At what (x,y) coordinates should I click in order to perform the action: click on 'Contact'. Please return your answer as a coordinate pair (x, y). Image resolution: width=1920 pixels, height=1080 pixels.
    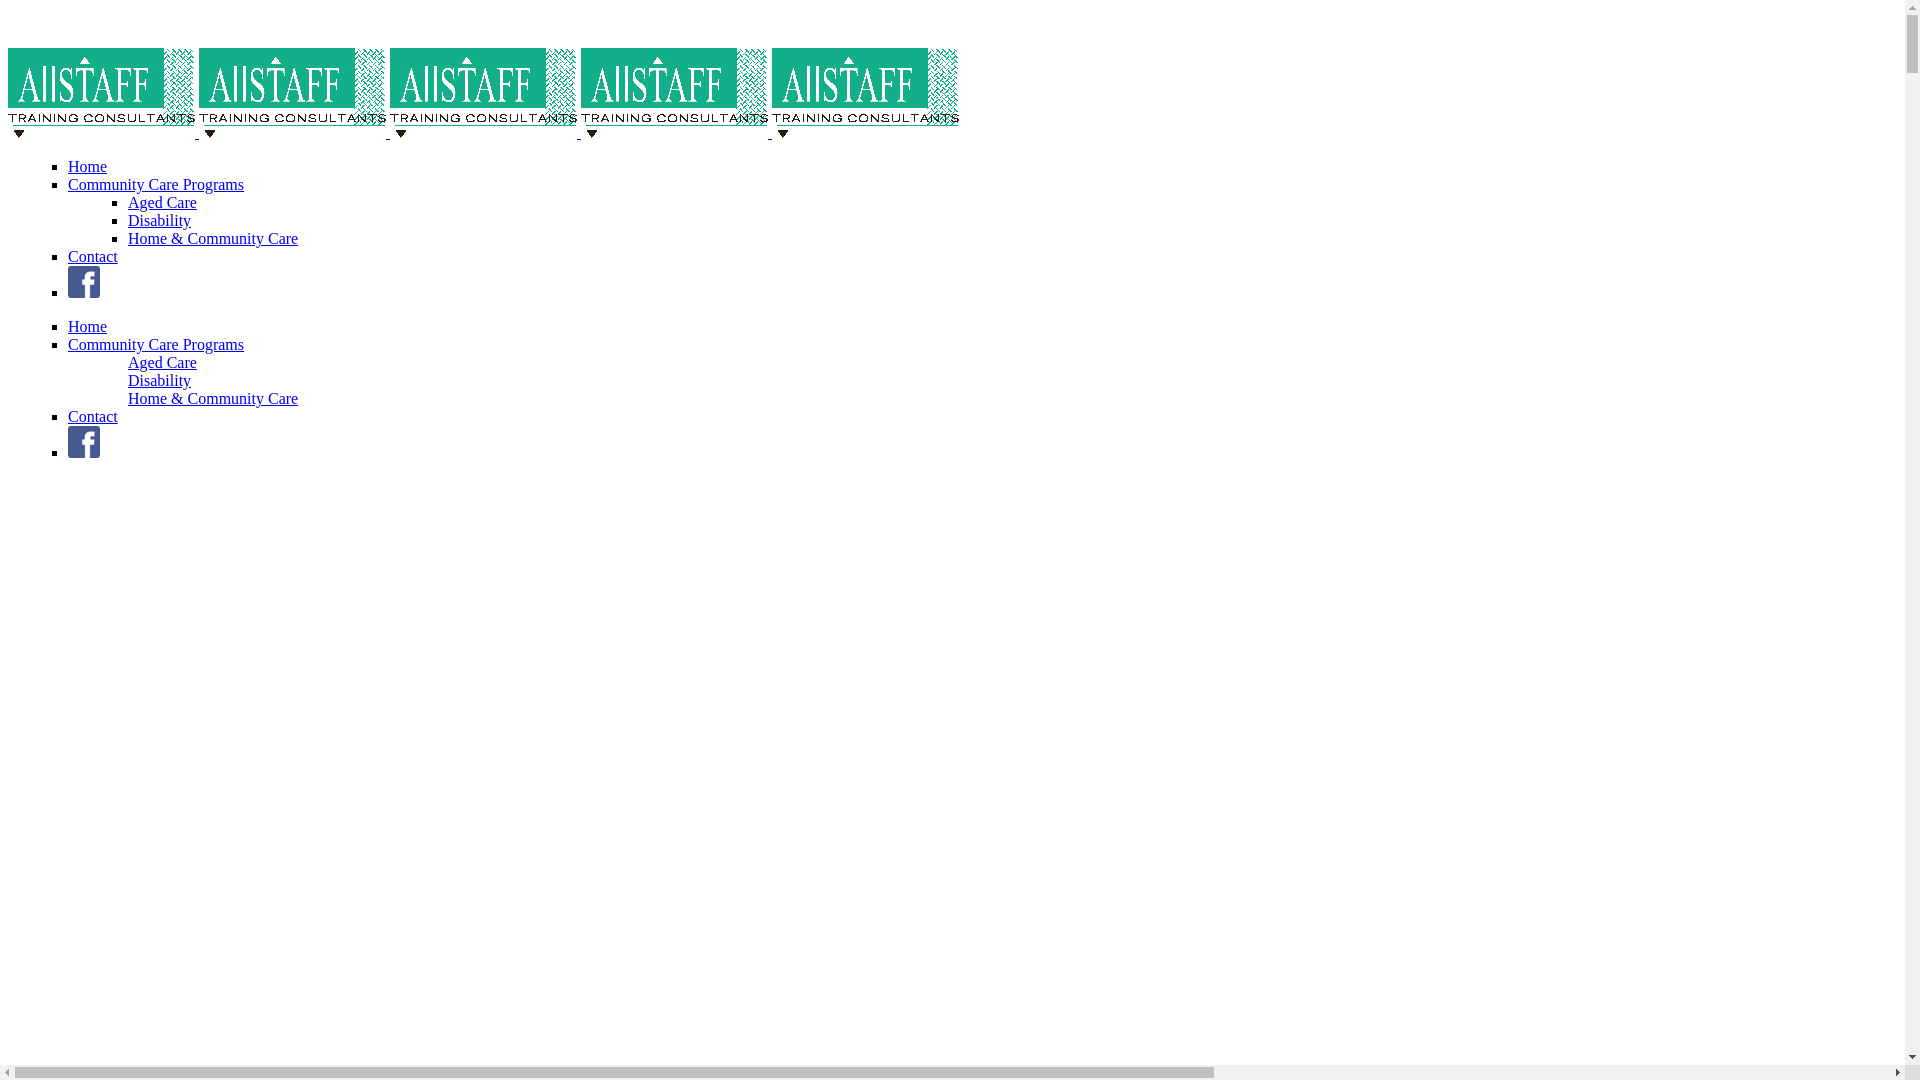
    Looking at the image, I should click on (91, 255).